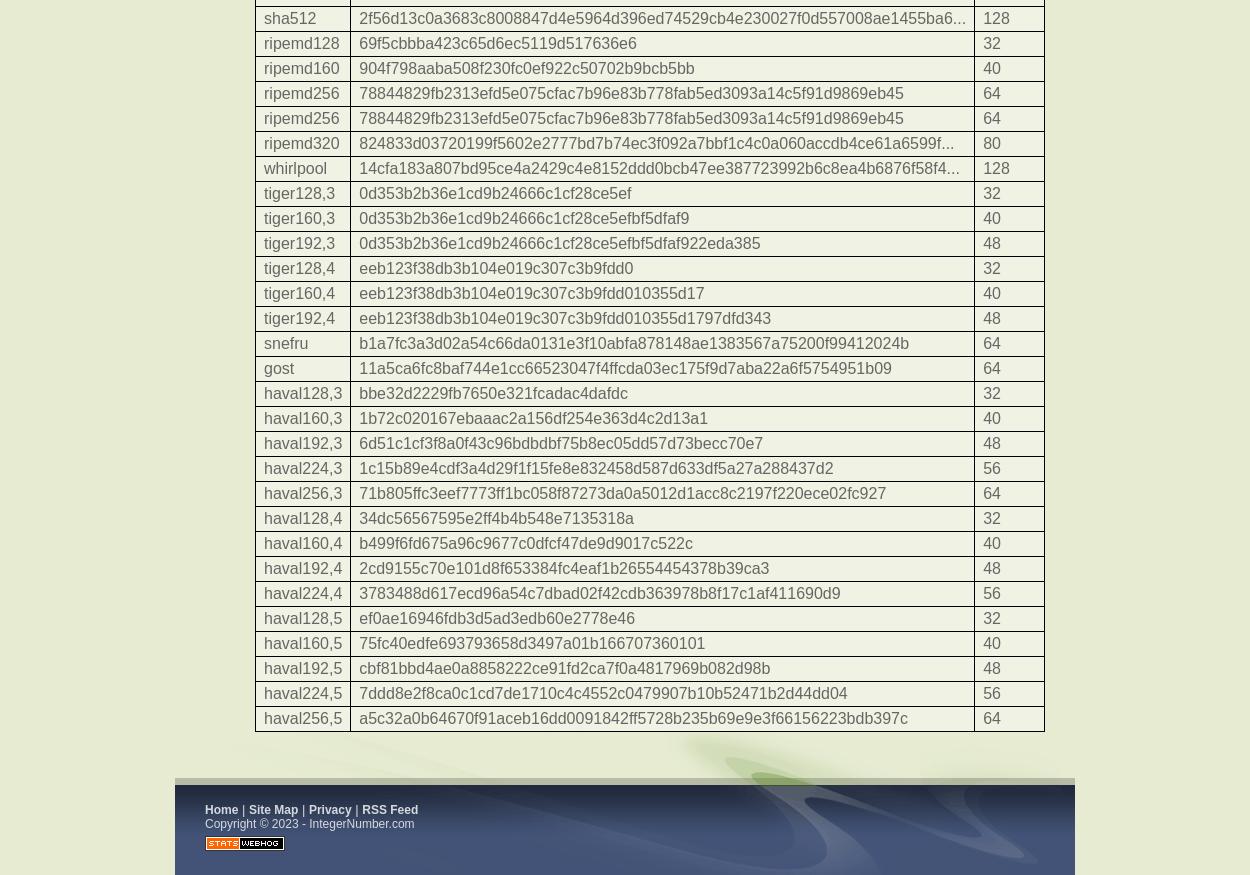  I want to click on 'cbf81bbd4ae0a8858222ce91fd2ca7f0a4817969b082d98b', so click(563, 667).